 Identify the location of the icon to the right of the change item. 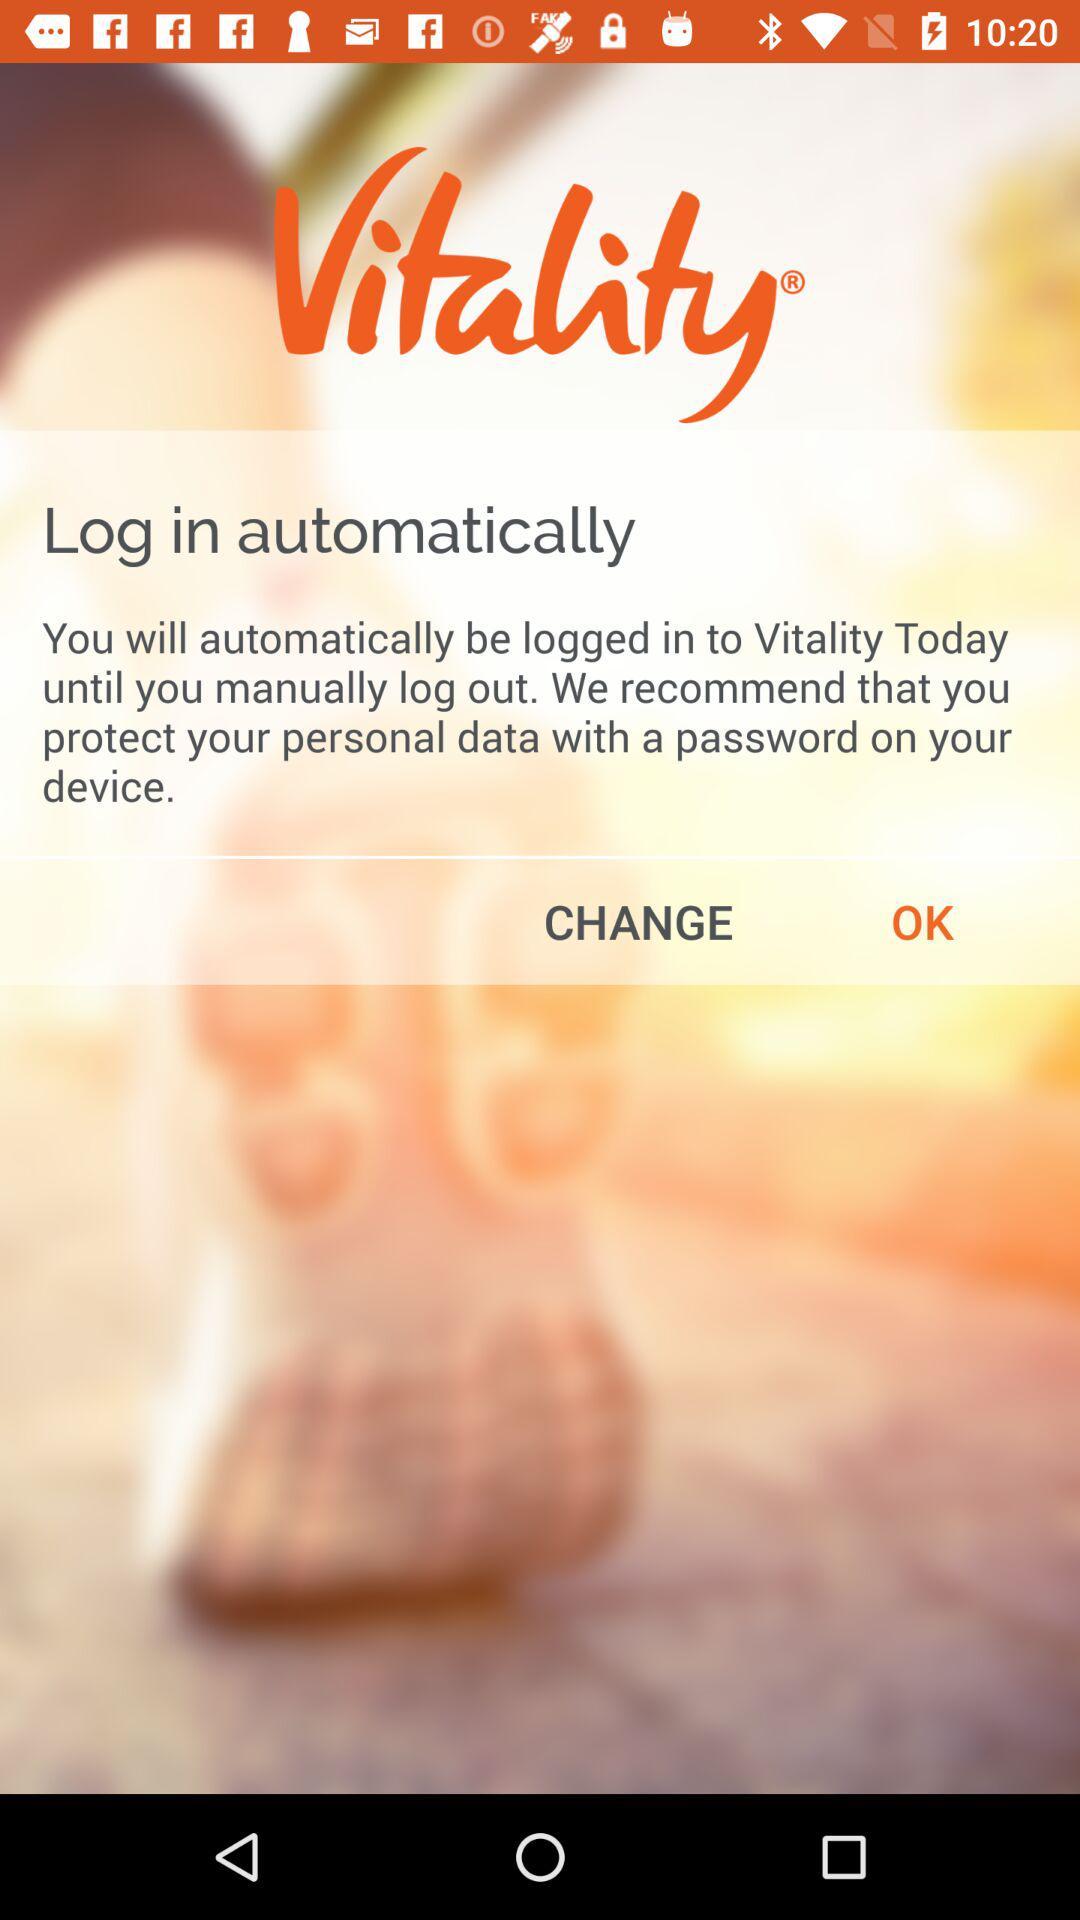
(922, 920).